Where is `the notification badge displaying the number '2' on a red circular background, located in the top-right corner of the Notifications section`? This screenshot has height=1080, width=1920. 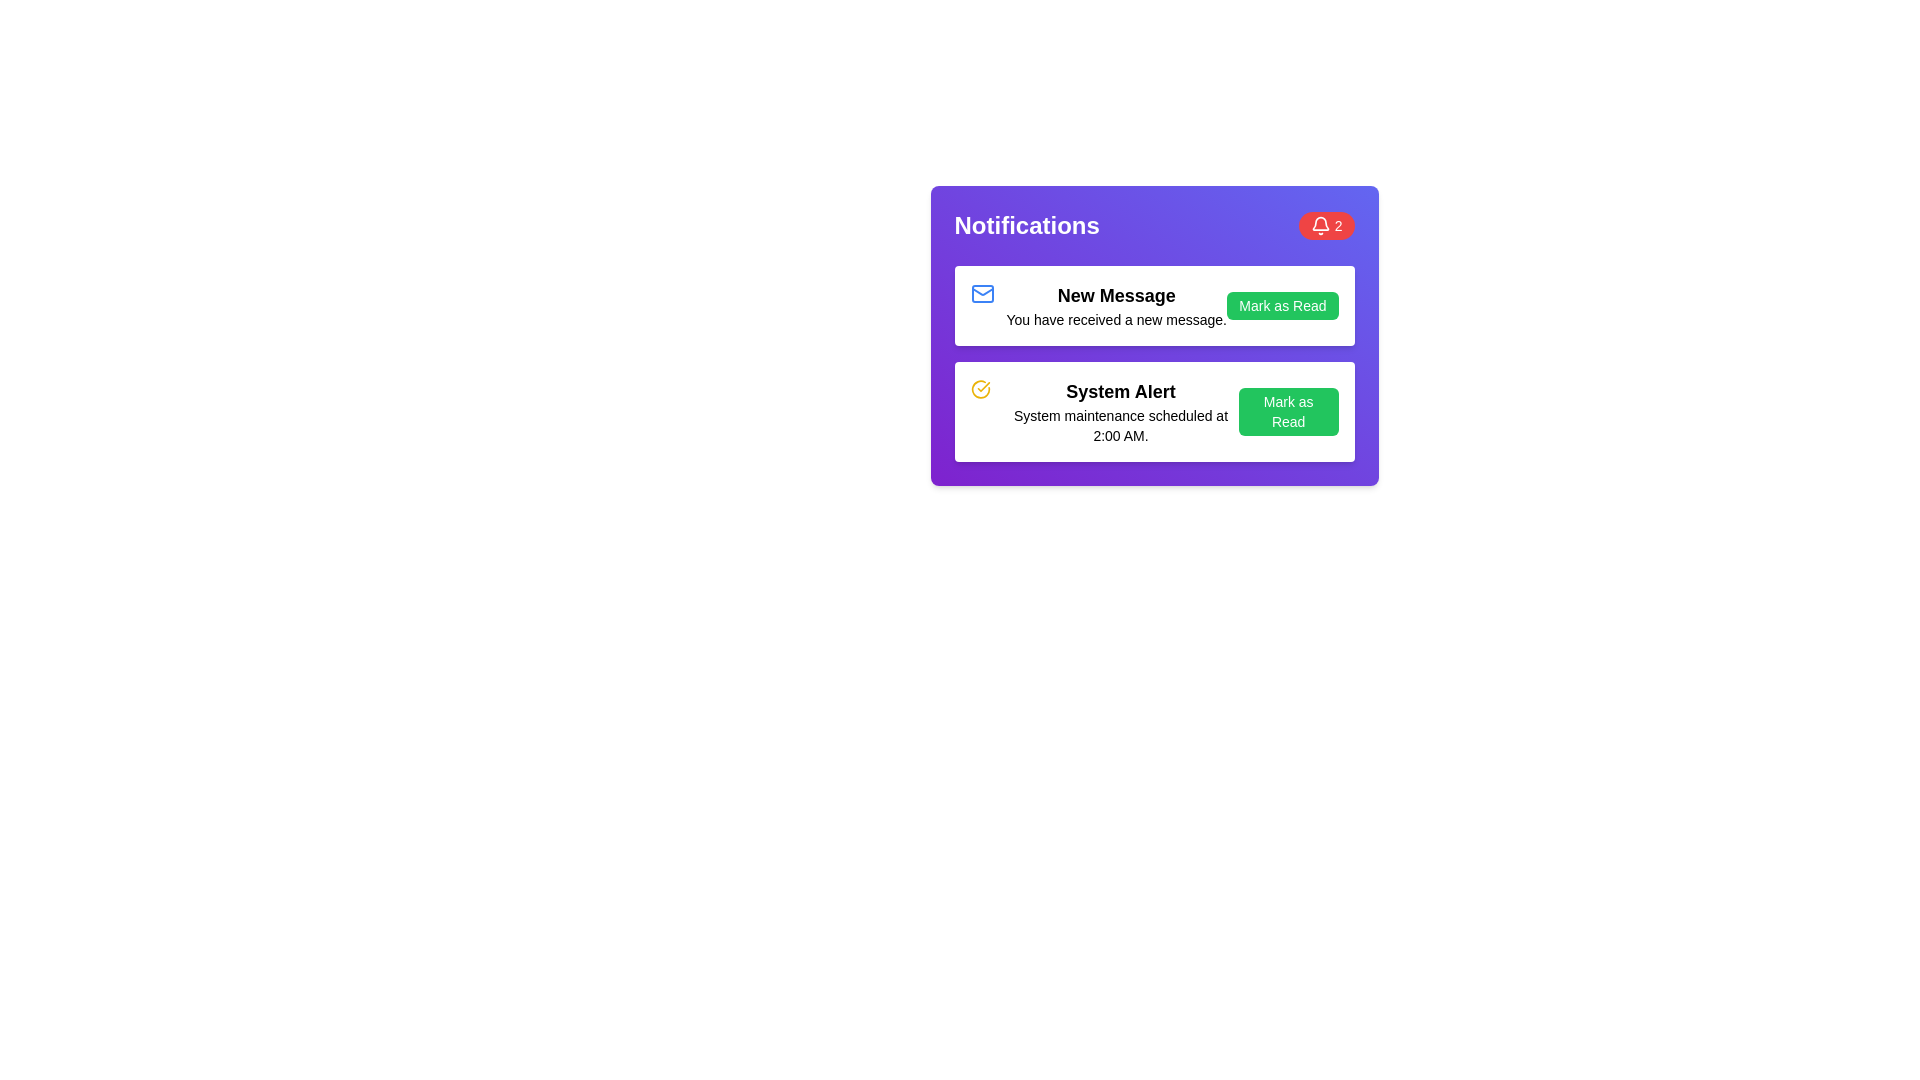 the notification badge displaying the number '2' on a red circular background, located in the top-right corner of the Notifications section is located at coordinates (1326, 225).